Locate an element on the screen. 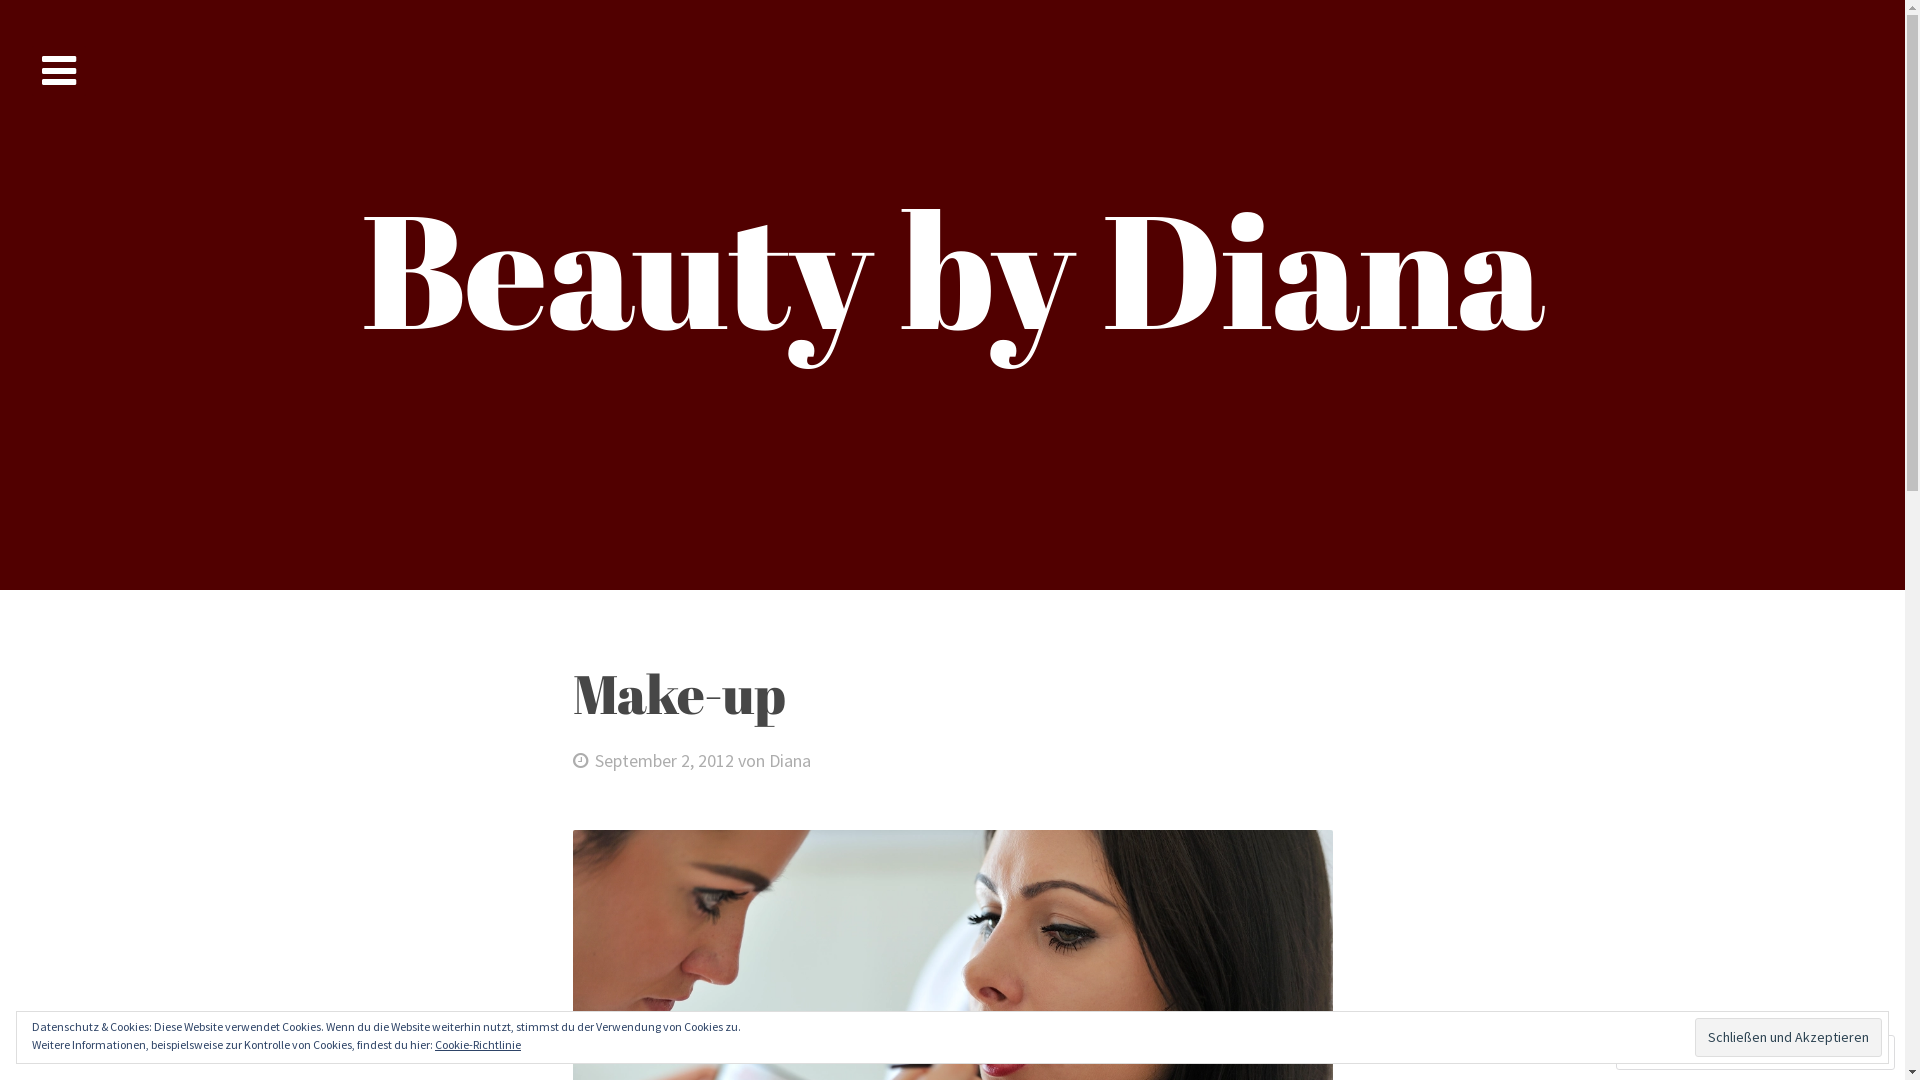  'Cookie-Richtlinie' is located at coordinates (477, 1043).